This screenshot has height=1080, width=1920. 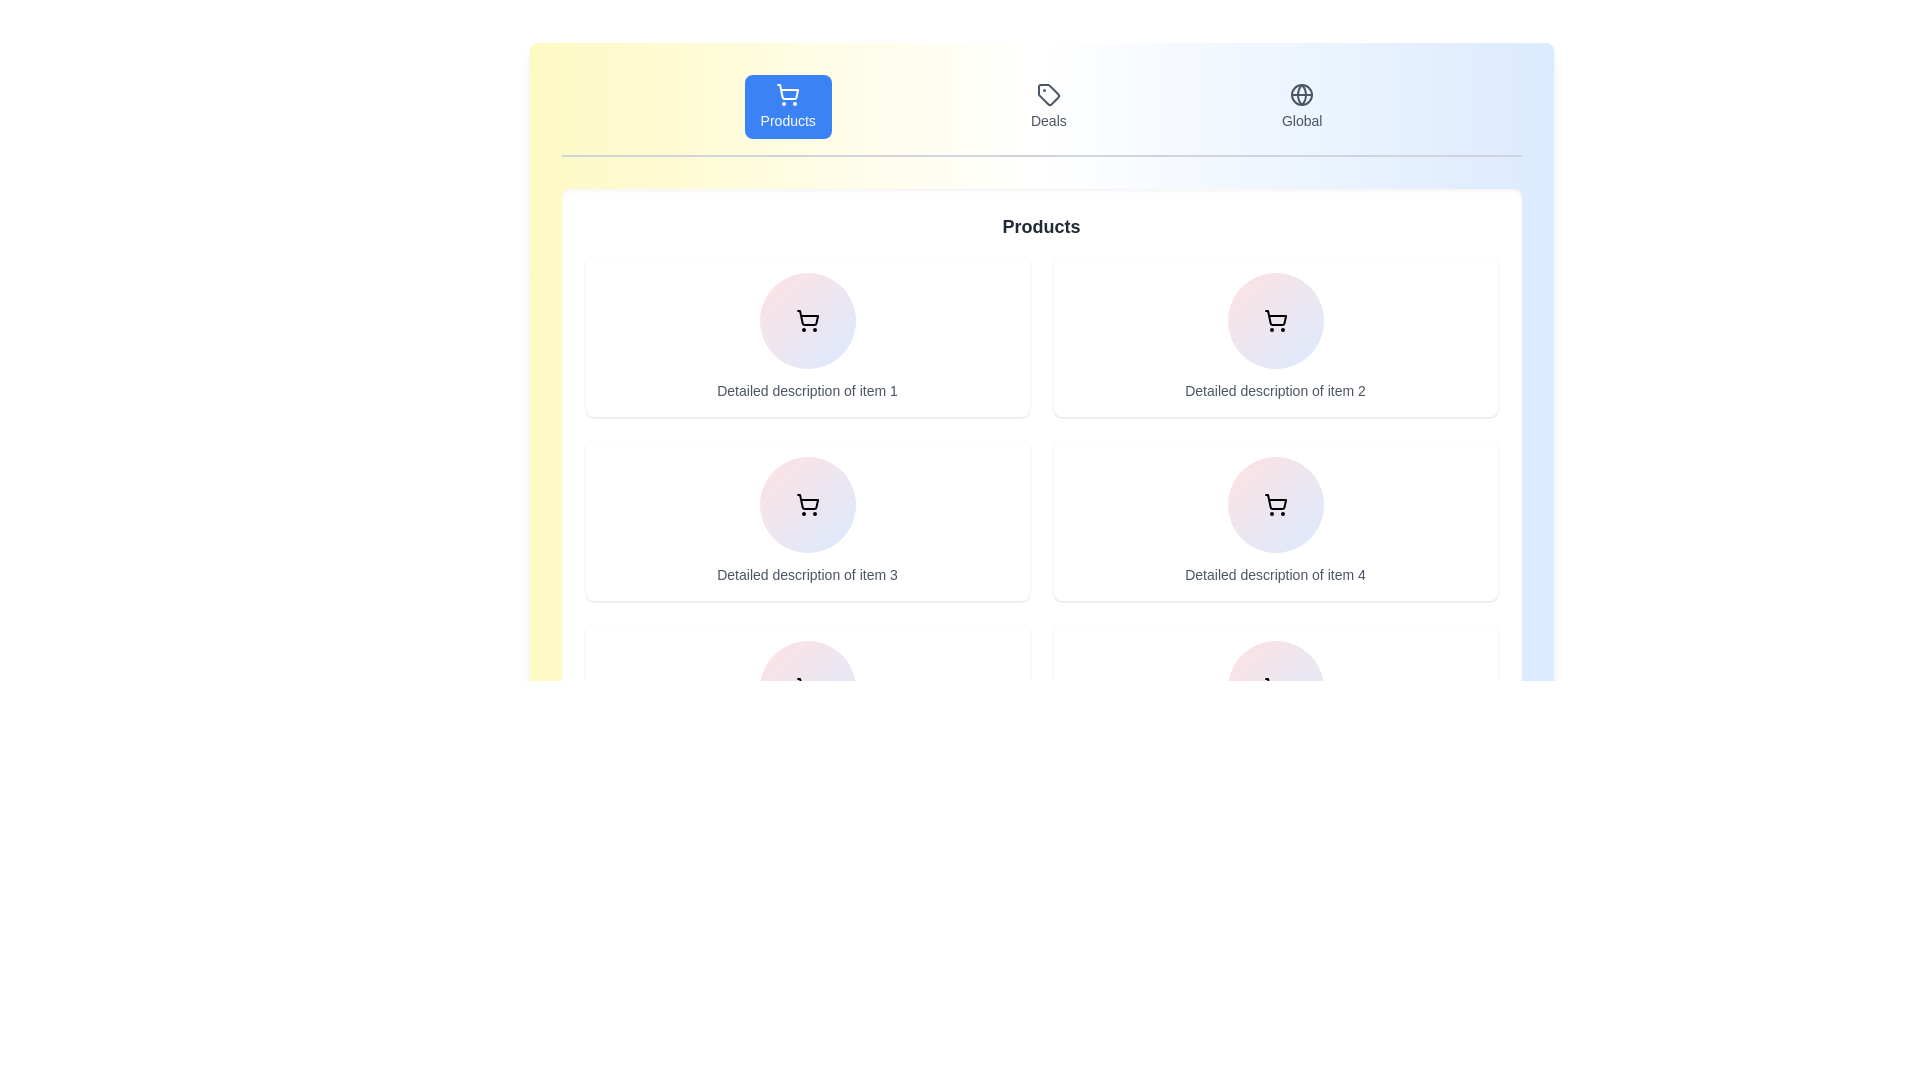 What do you see at coordinates (1301, 107) in the screenshot?
I see `the tab labeled Global` at bounding box center [1301, 107].